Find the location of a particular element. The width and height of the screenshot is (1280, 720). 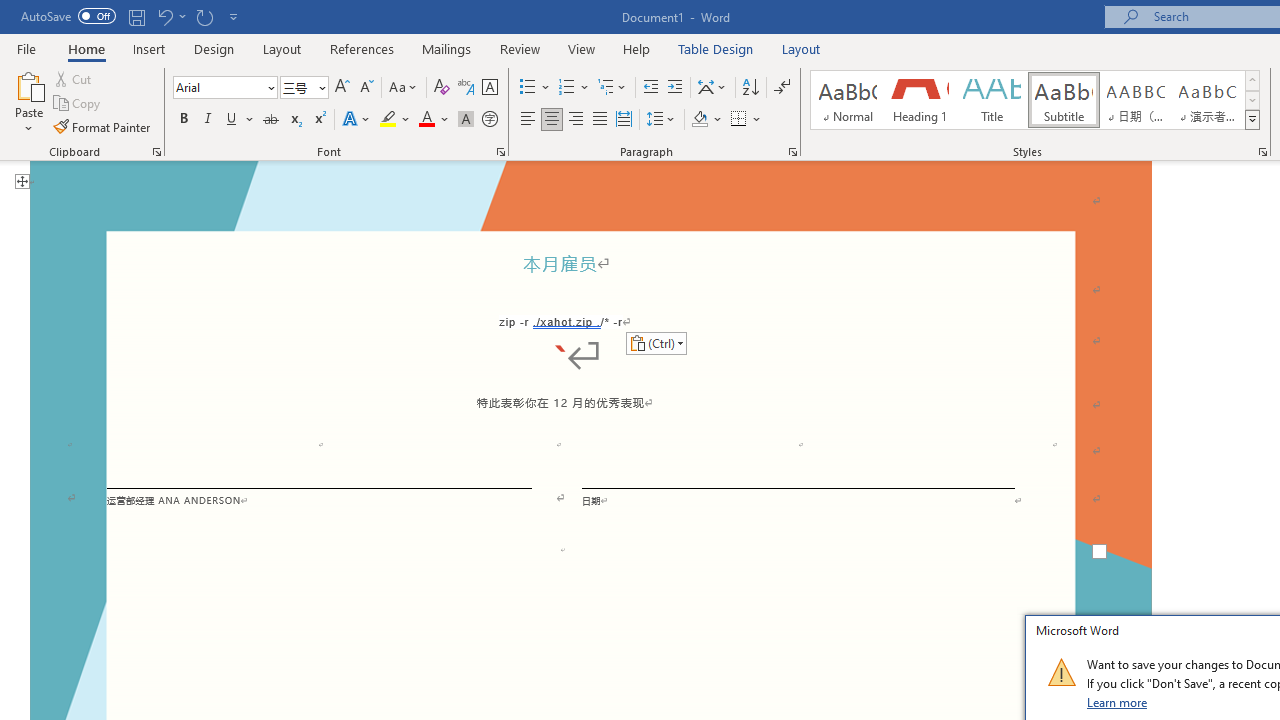

'Character Shading' is located at coordinates (464, 119).